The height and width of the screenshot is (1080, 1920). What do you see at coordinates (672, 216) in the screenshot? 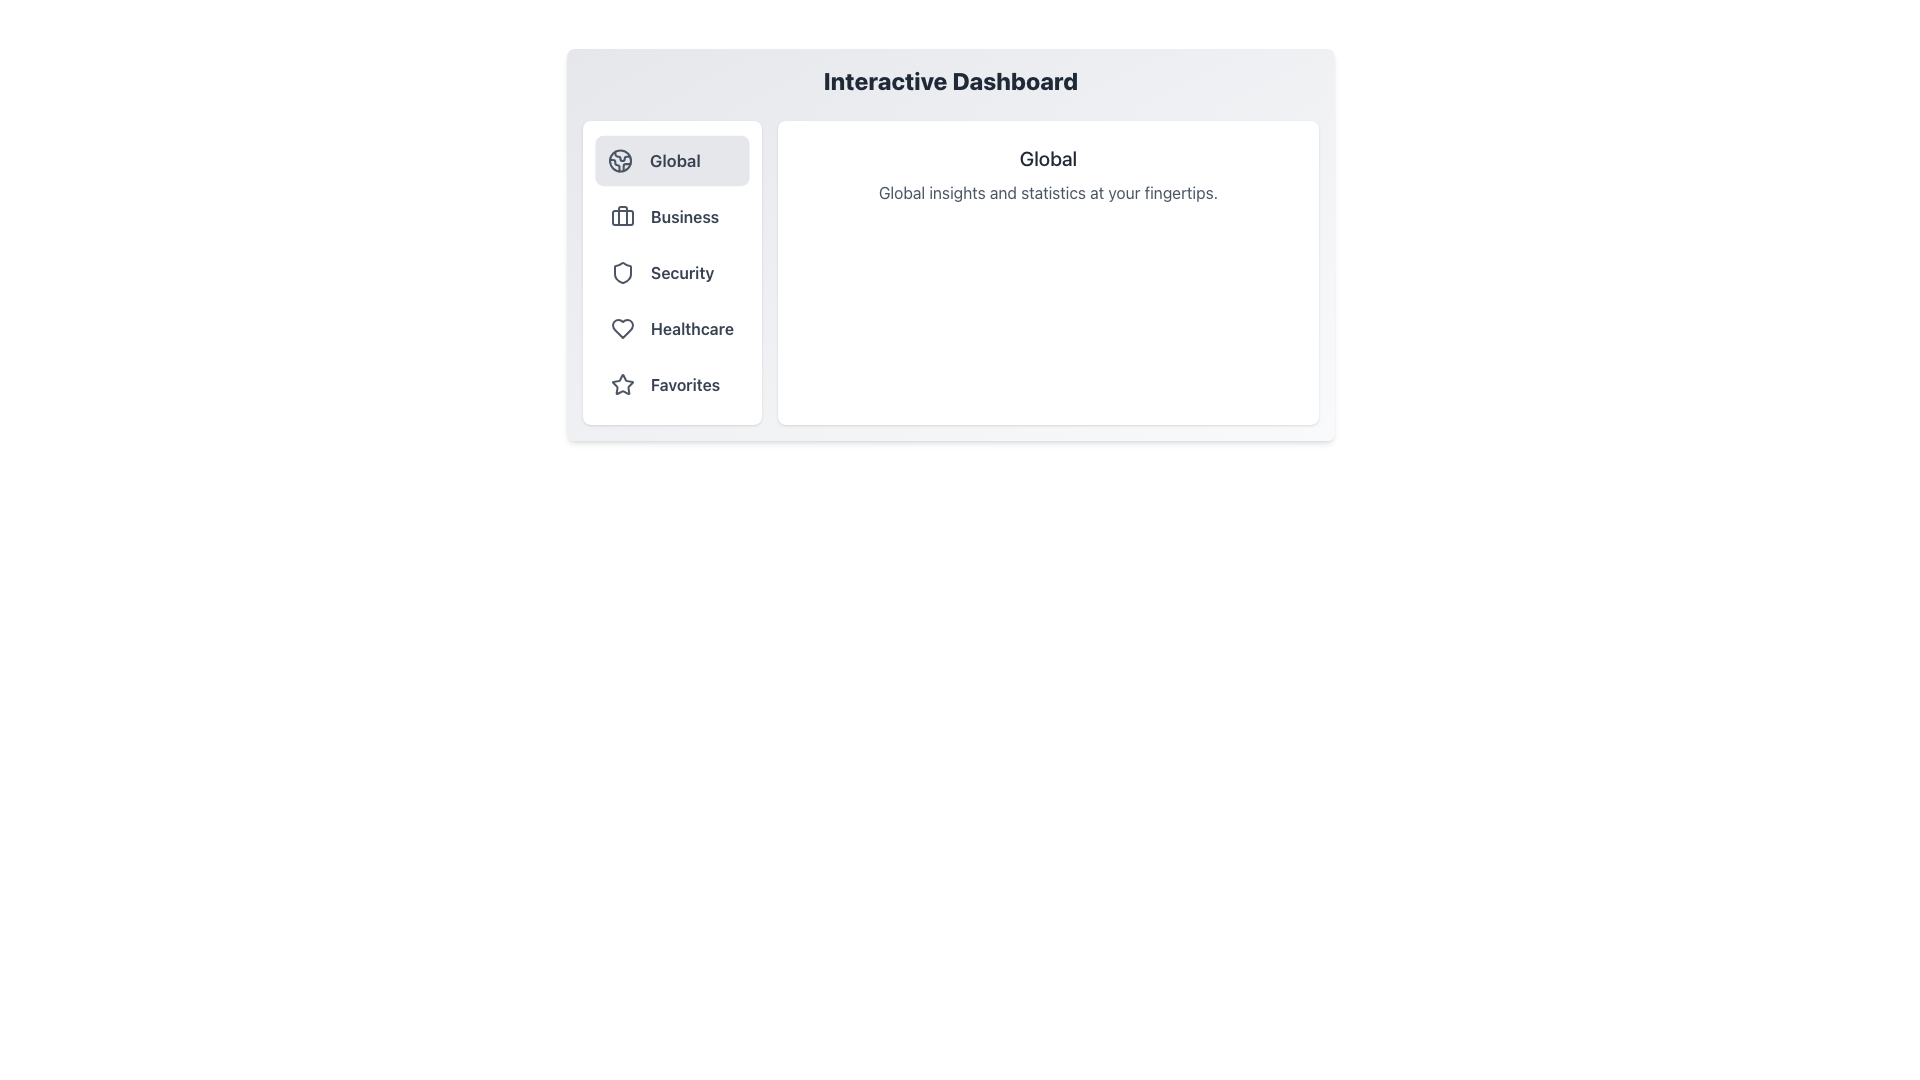
I see `the 'Business' menu item button, which features a briefcase icon and the text 'Business', located in the sidebar menu below 'Global' and above 'Security'` at bounding box center [672, 216].